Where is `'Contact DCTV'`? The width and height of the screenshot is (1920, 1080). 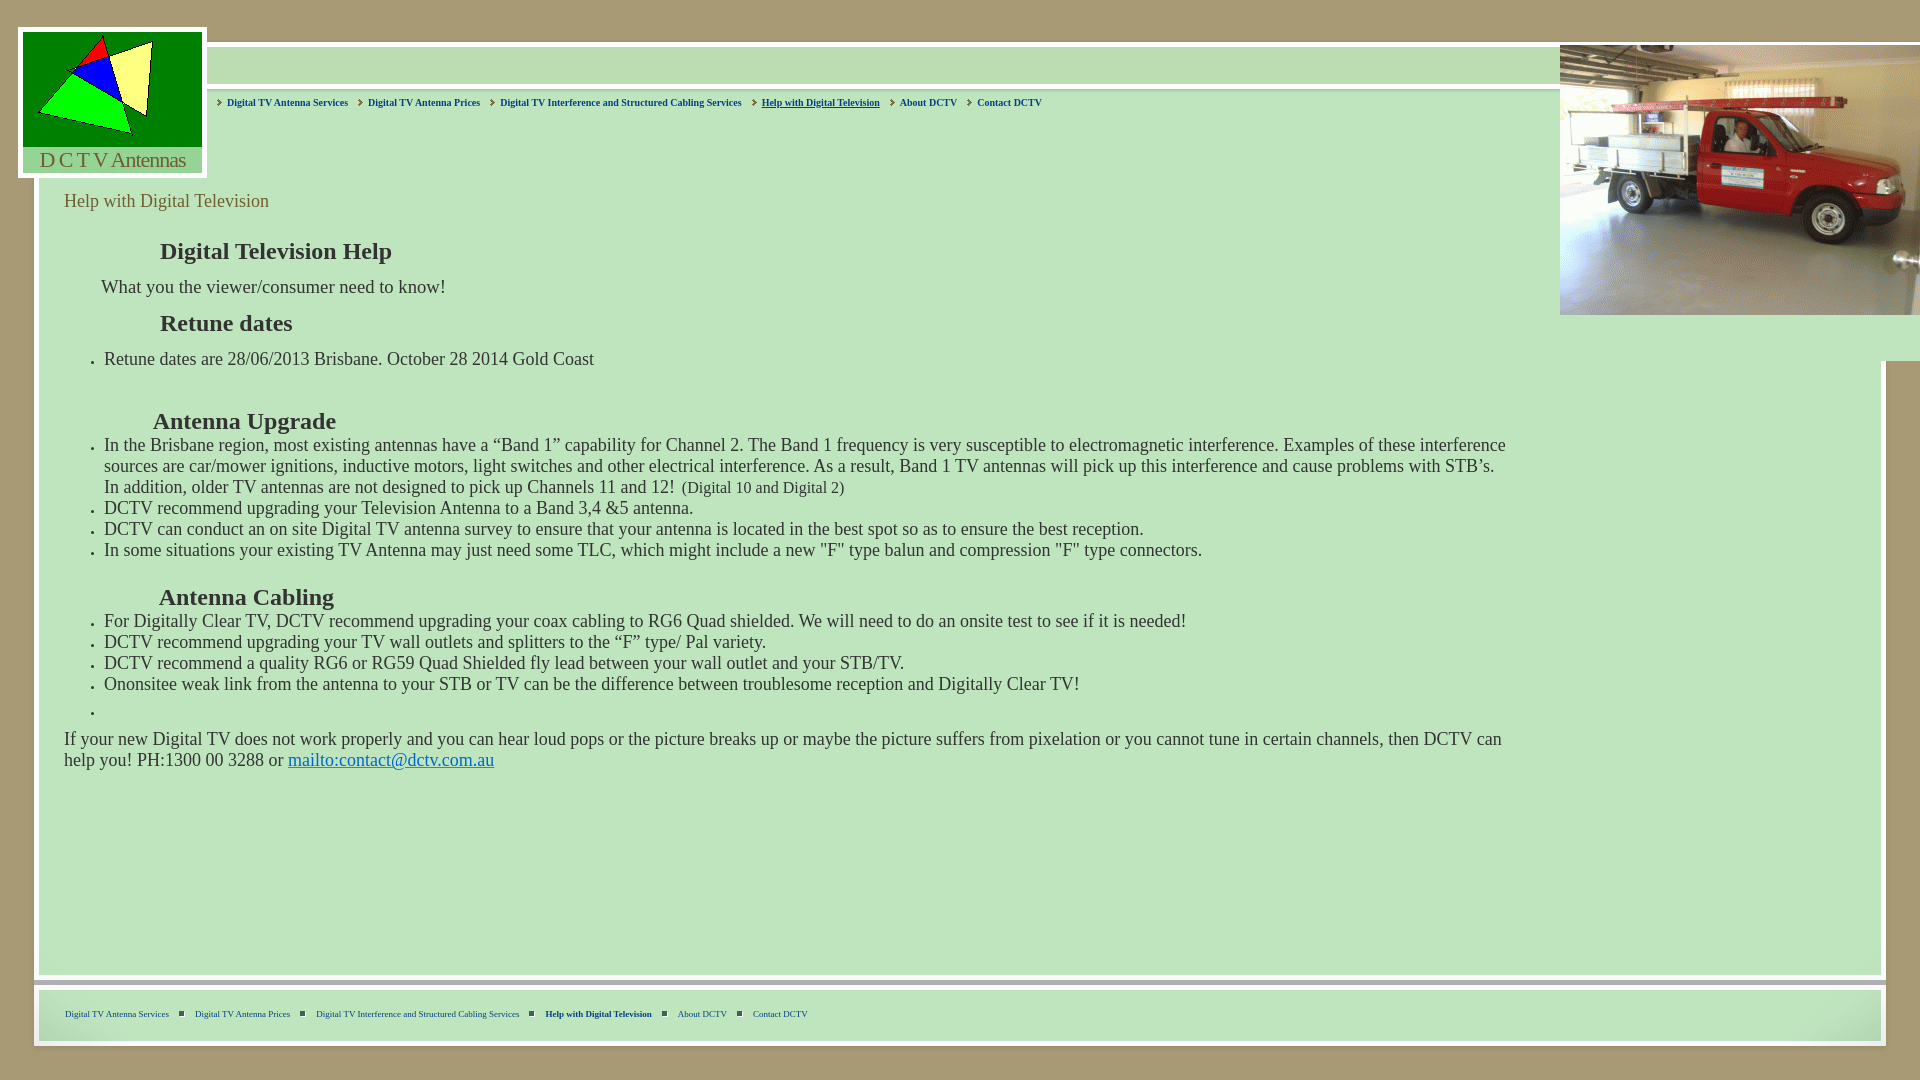 'Contact DCTV' is located at coordinates (779, 1013).